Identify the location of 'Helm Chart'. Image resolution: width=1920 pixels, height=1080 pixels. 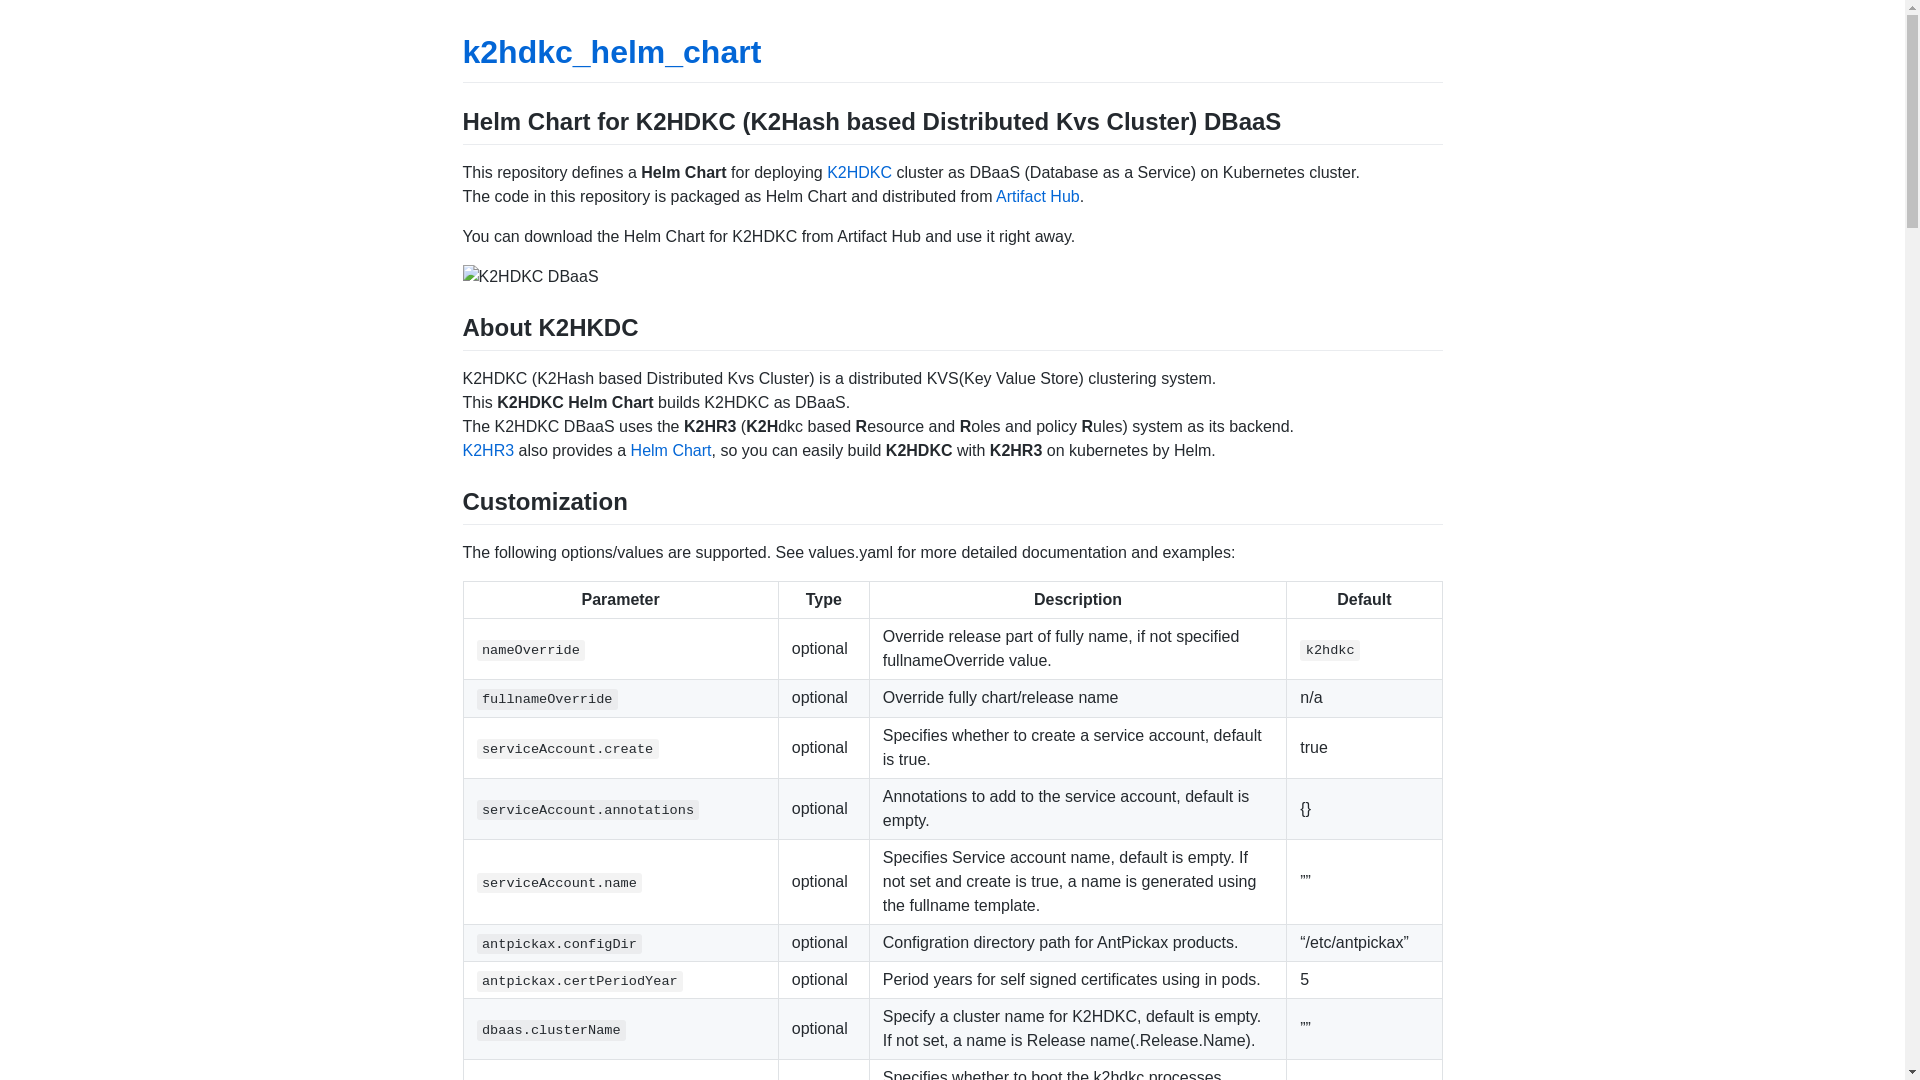
(671, 450).